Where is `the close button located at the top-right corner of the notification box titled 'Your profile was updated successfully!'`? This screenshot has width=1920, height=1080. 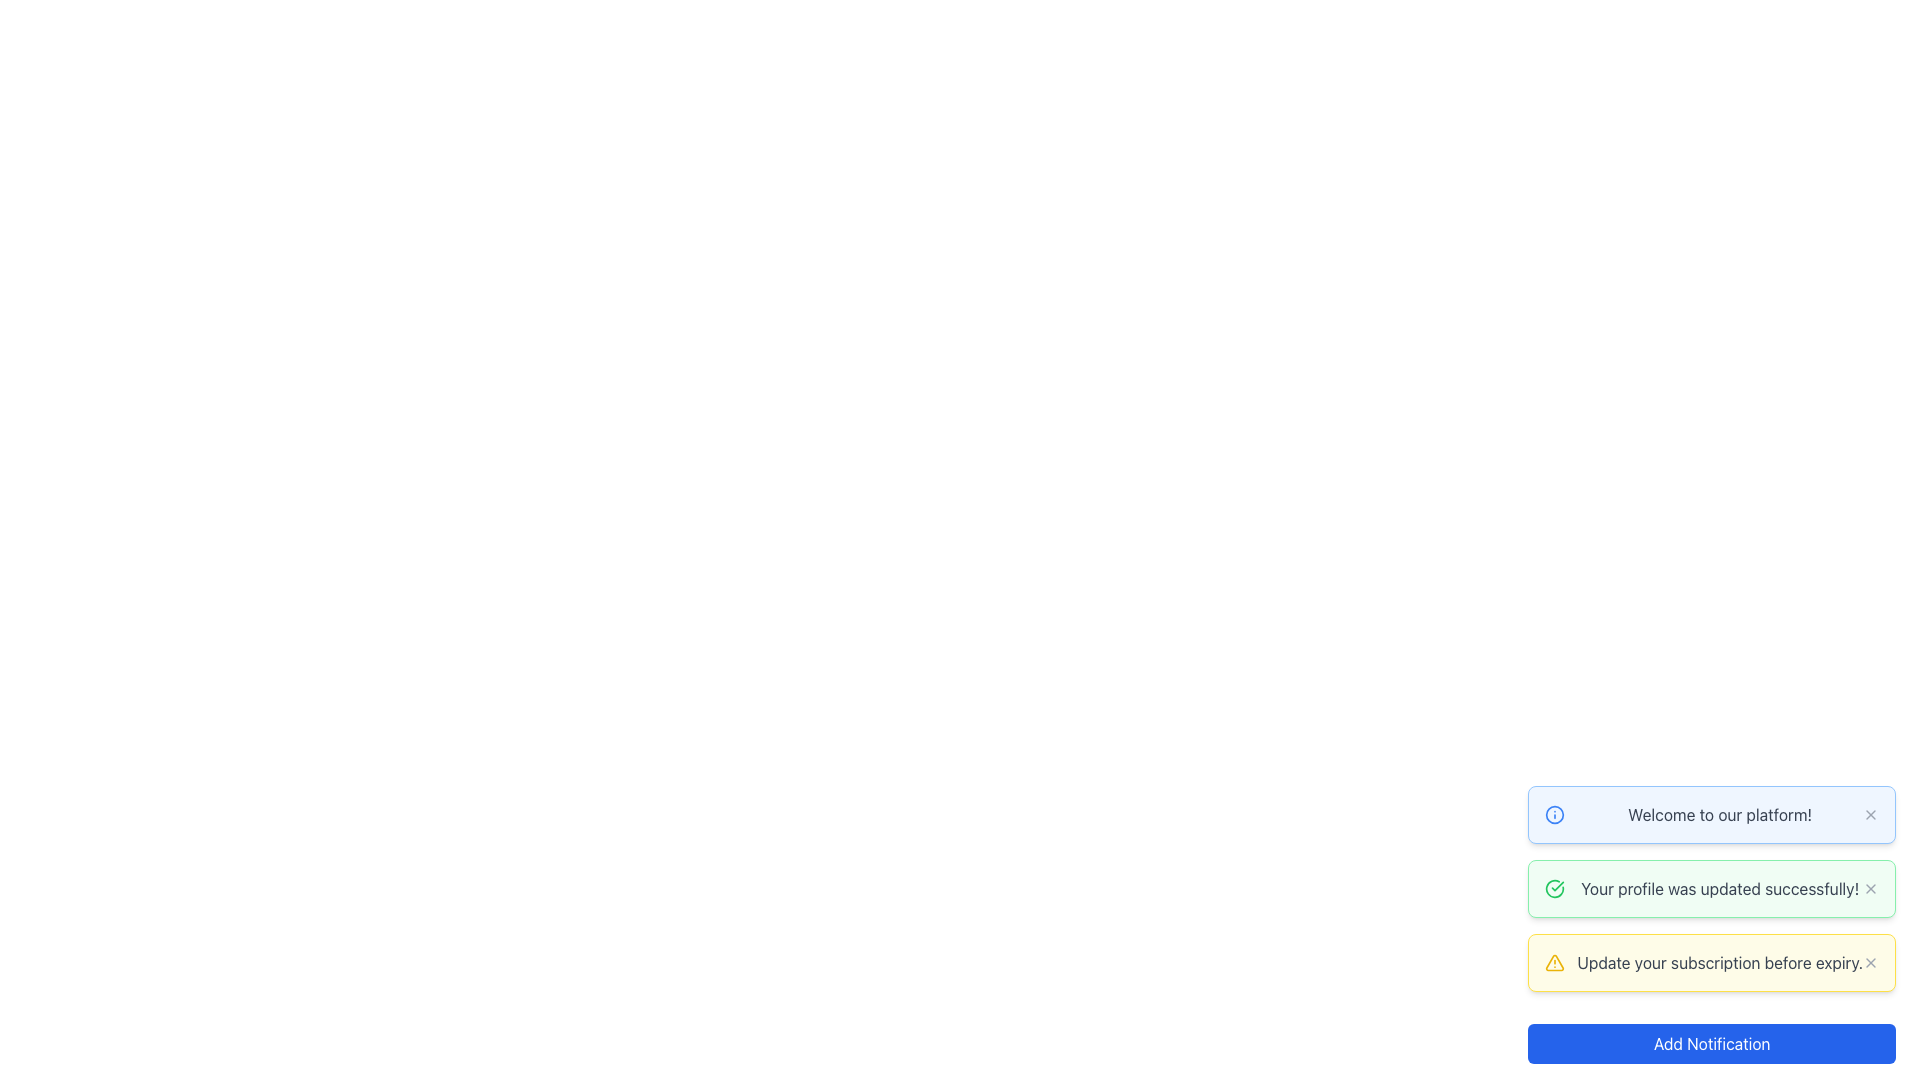 the close button located at the top-right corner of the notification box titled 'Your profile was updated successfully!' is located at coordinates (1870, 887).